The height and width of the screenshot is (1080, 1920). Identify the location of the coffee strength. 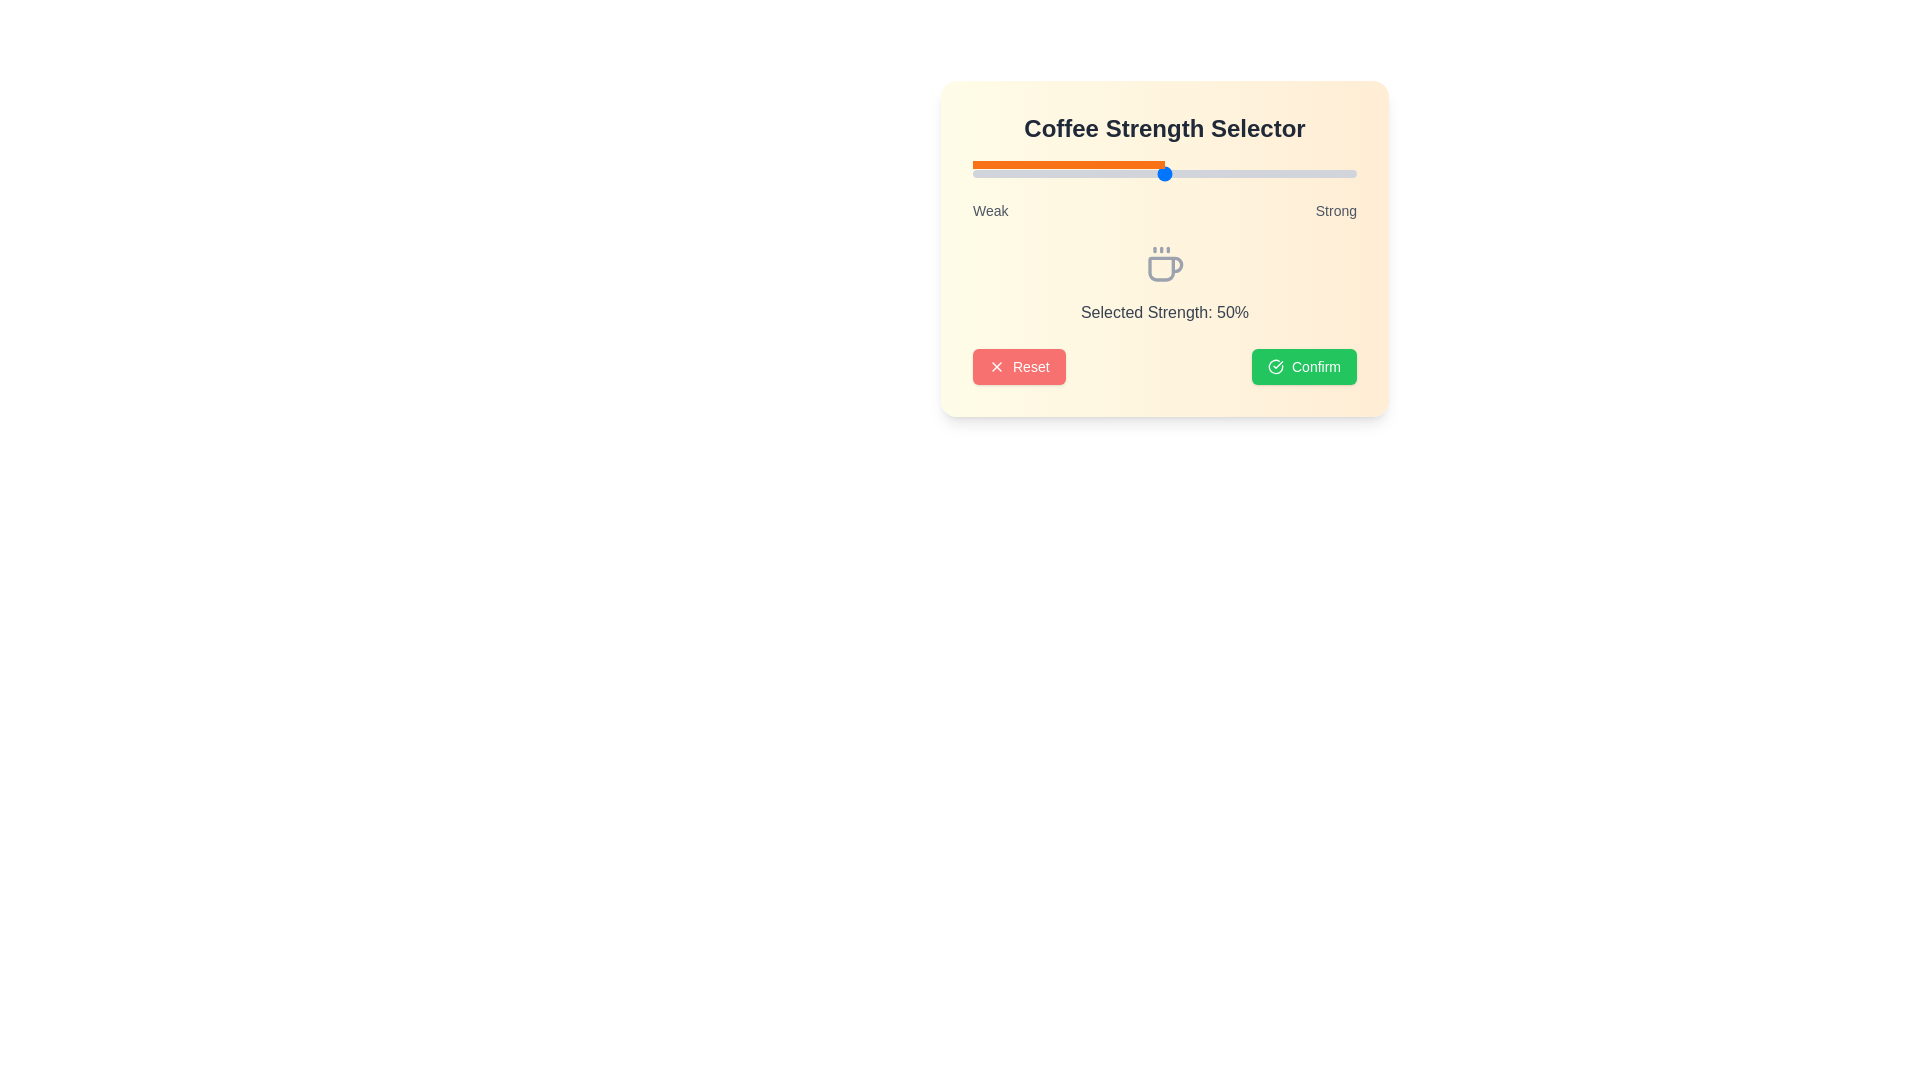
(1337, 172).